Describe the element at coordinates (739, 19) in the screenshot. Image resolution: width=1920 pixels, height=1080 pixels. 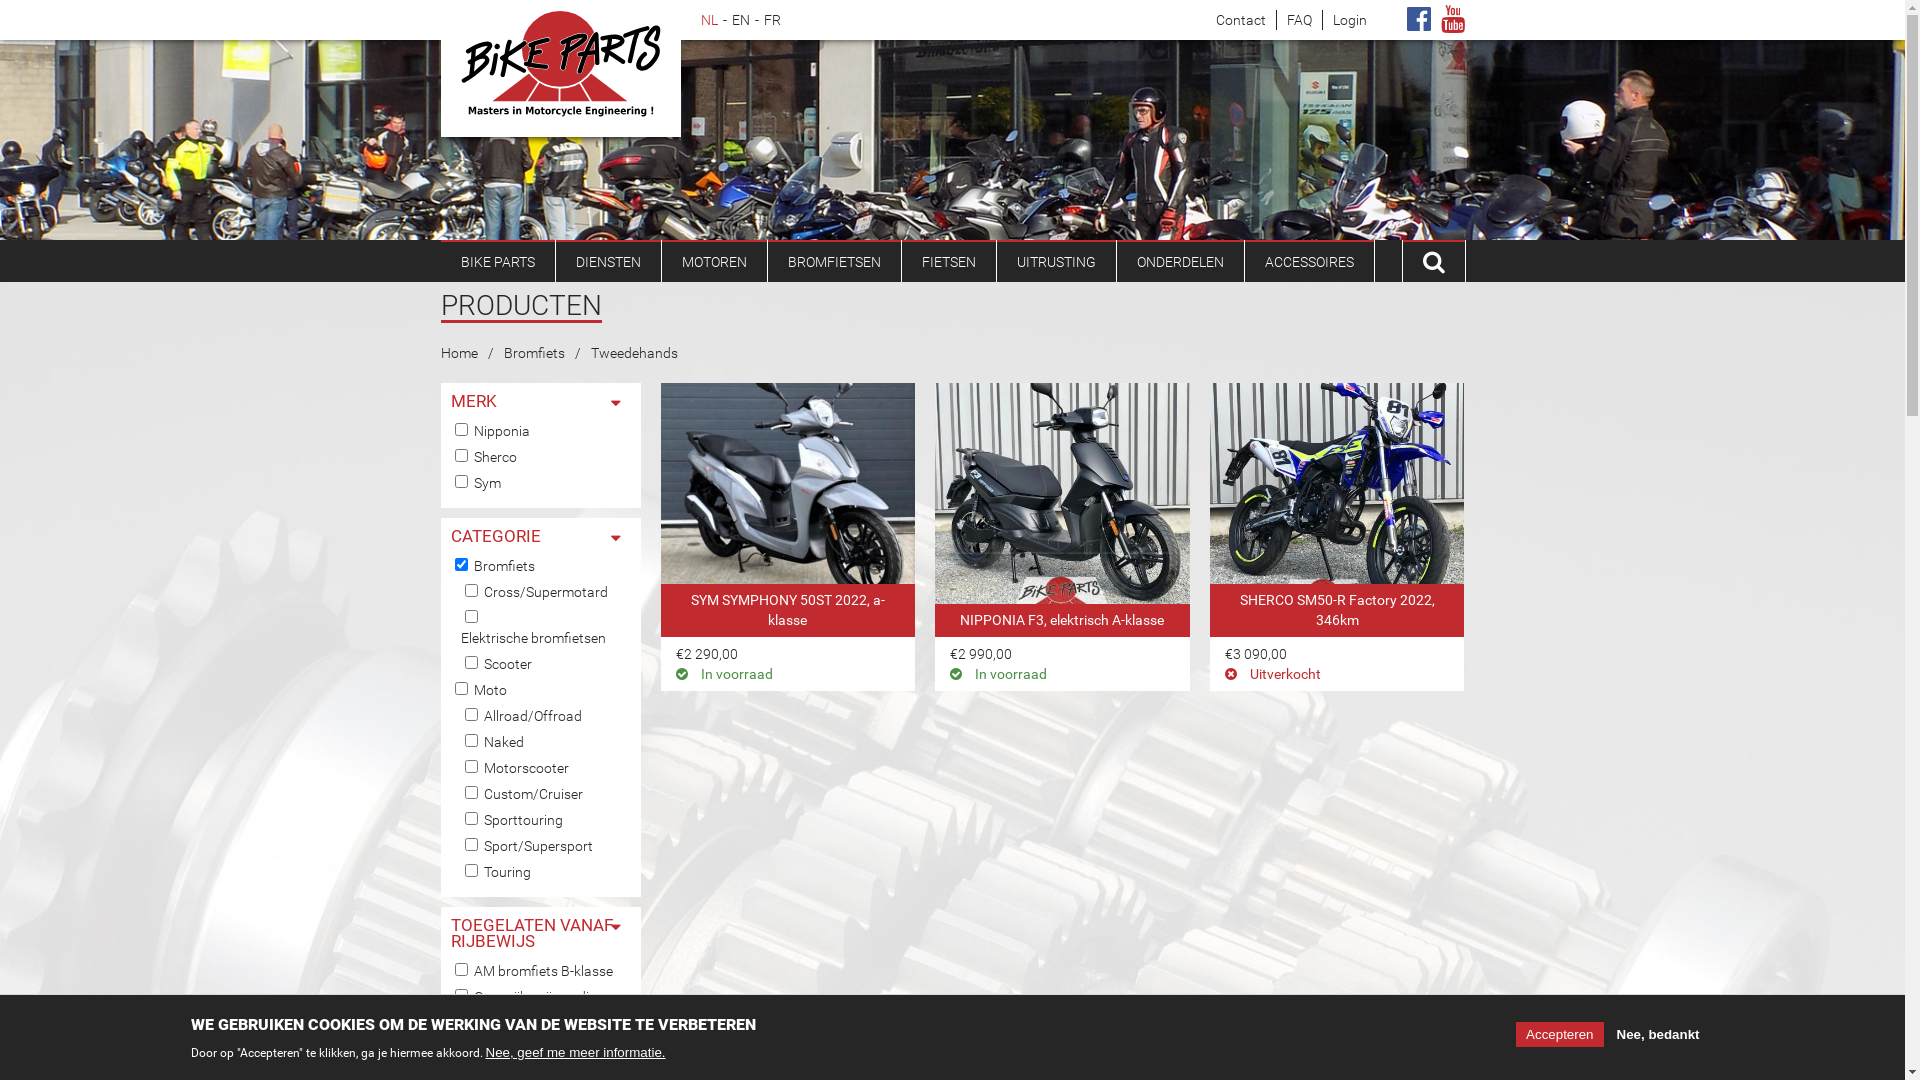
I see `'EN'` at that location.